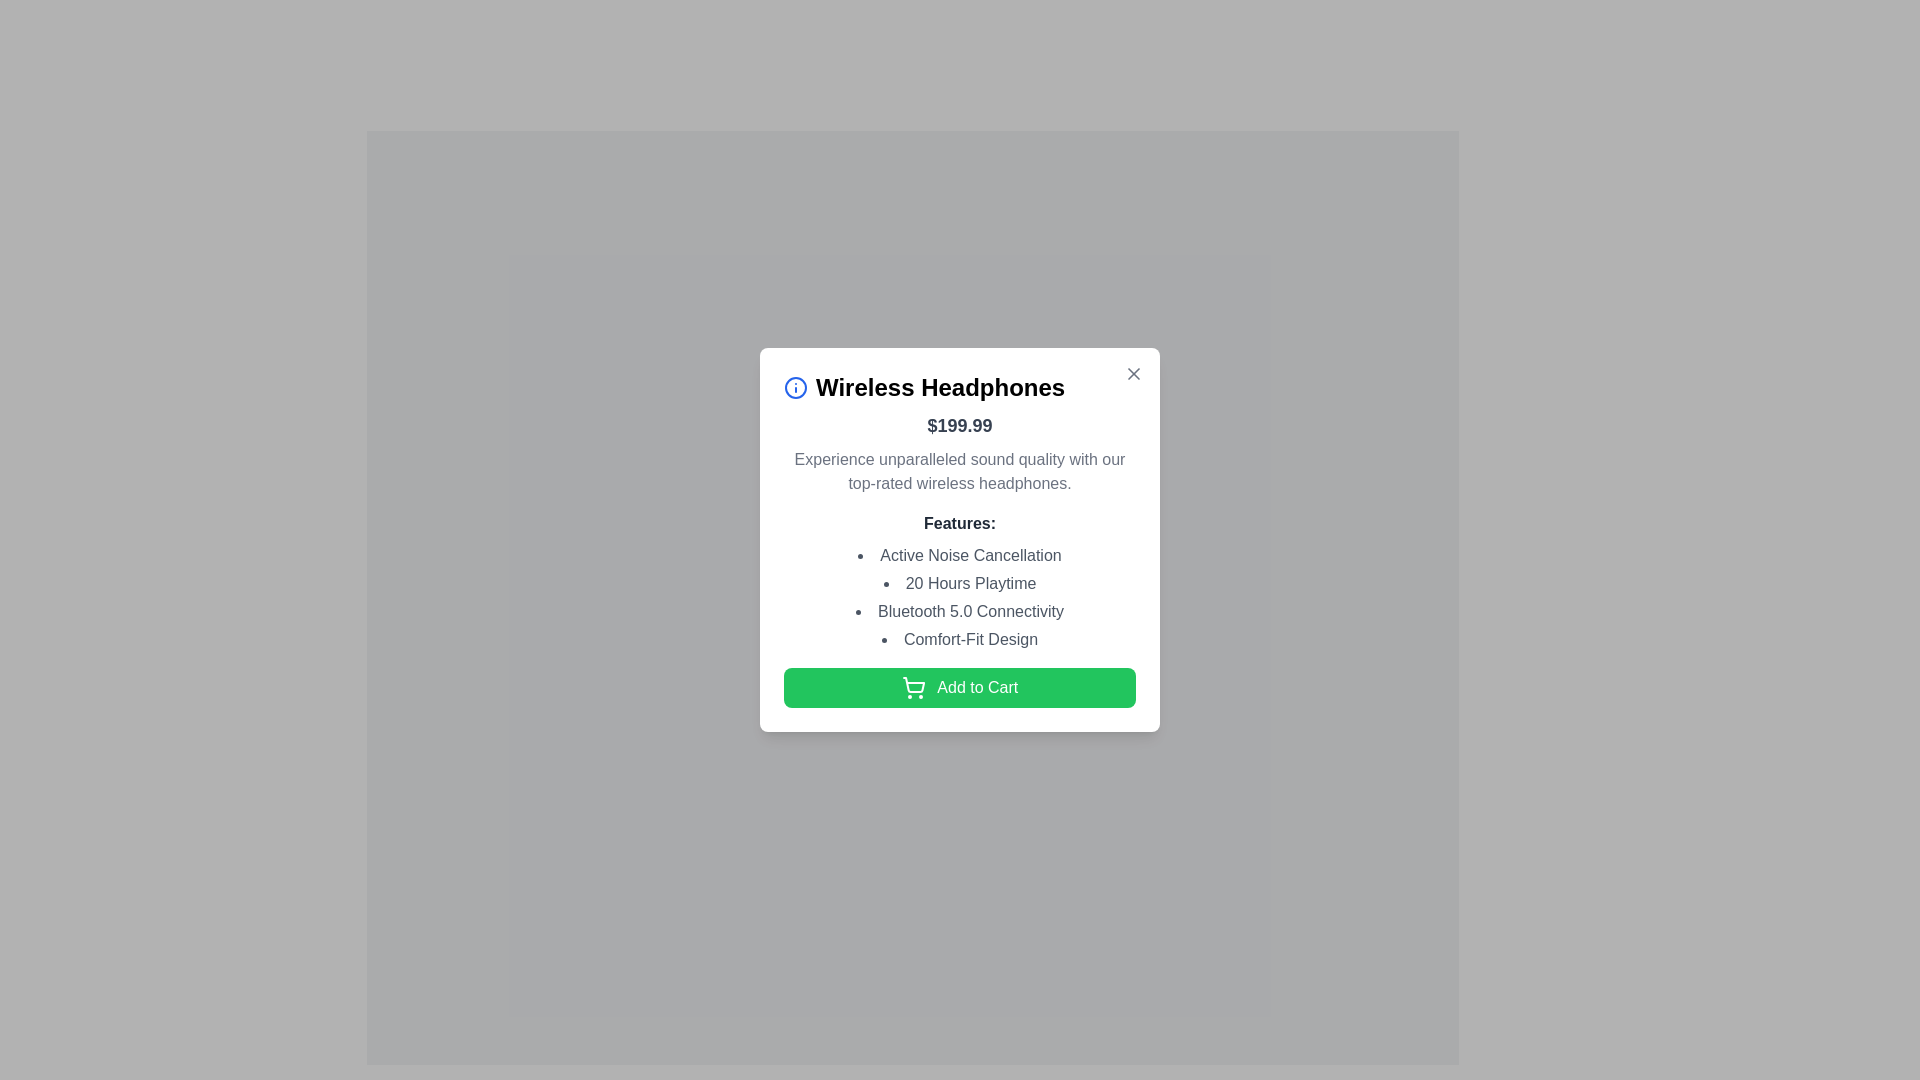 This screenshot has height=1080, width=1920. I want to click on the text element 'Comfort-Fit Design', which is styled with a gray font color and is the last item in a vertical list within a modal, located above the 'Add to Cart' button, so click(960, 639).